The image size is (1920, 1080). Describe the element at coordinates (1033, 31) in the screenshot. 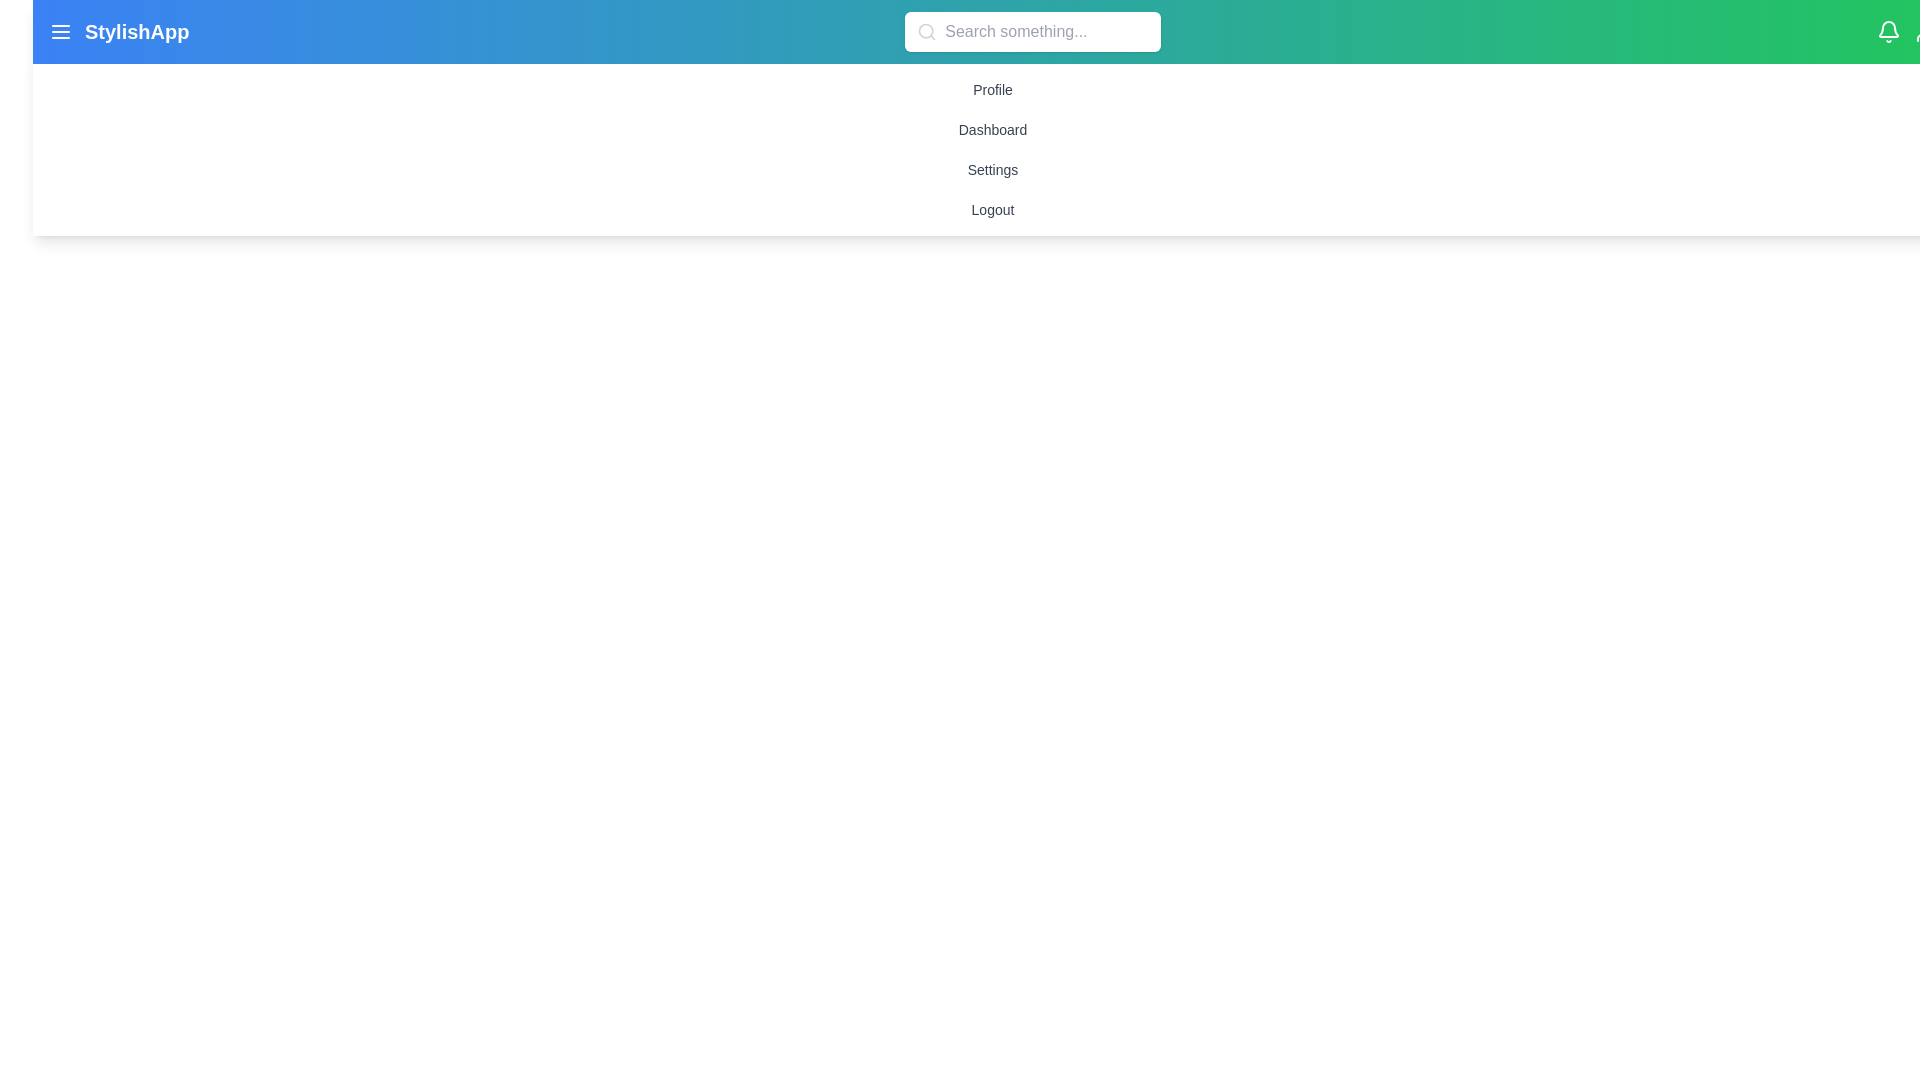

I see `the Text Input Field located in the navigation bar at the top of the page, which is positioned to the right of the 'StylishApp' logo and to the left of the notification and user profile icons` at that location.